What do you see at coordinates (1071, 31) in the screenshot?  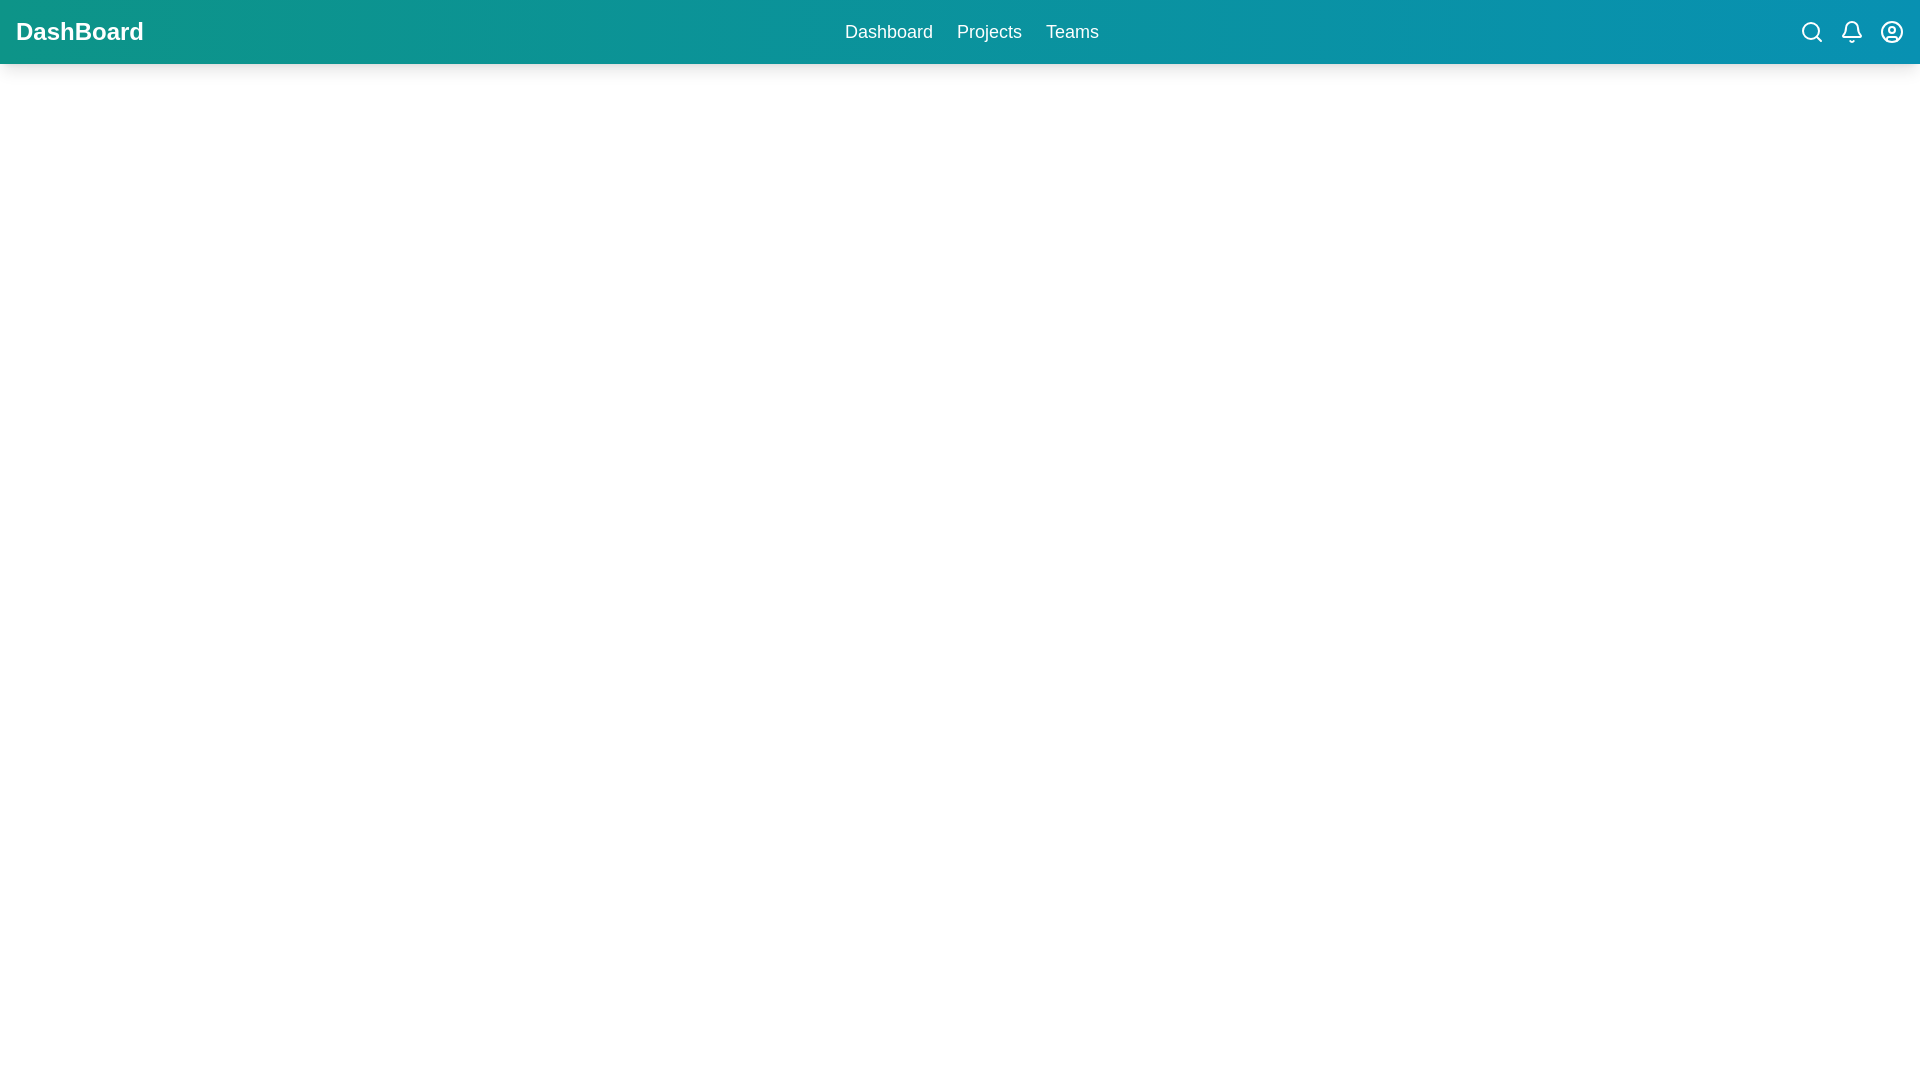 I see `the 'Teams' text button in the navigation bar to change its color to lighter gray` at bounding box center [1071, 31].